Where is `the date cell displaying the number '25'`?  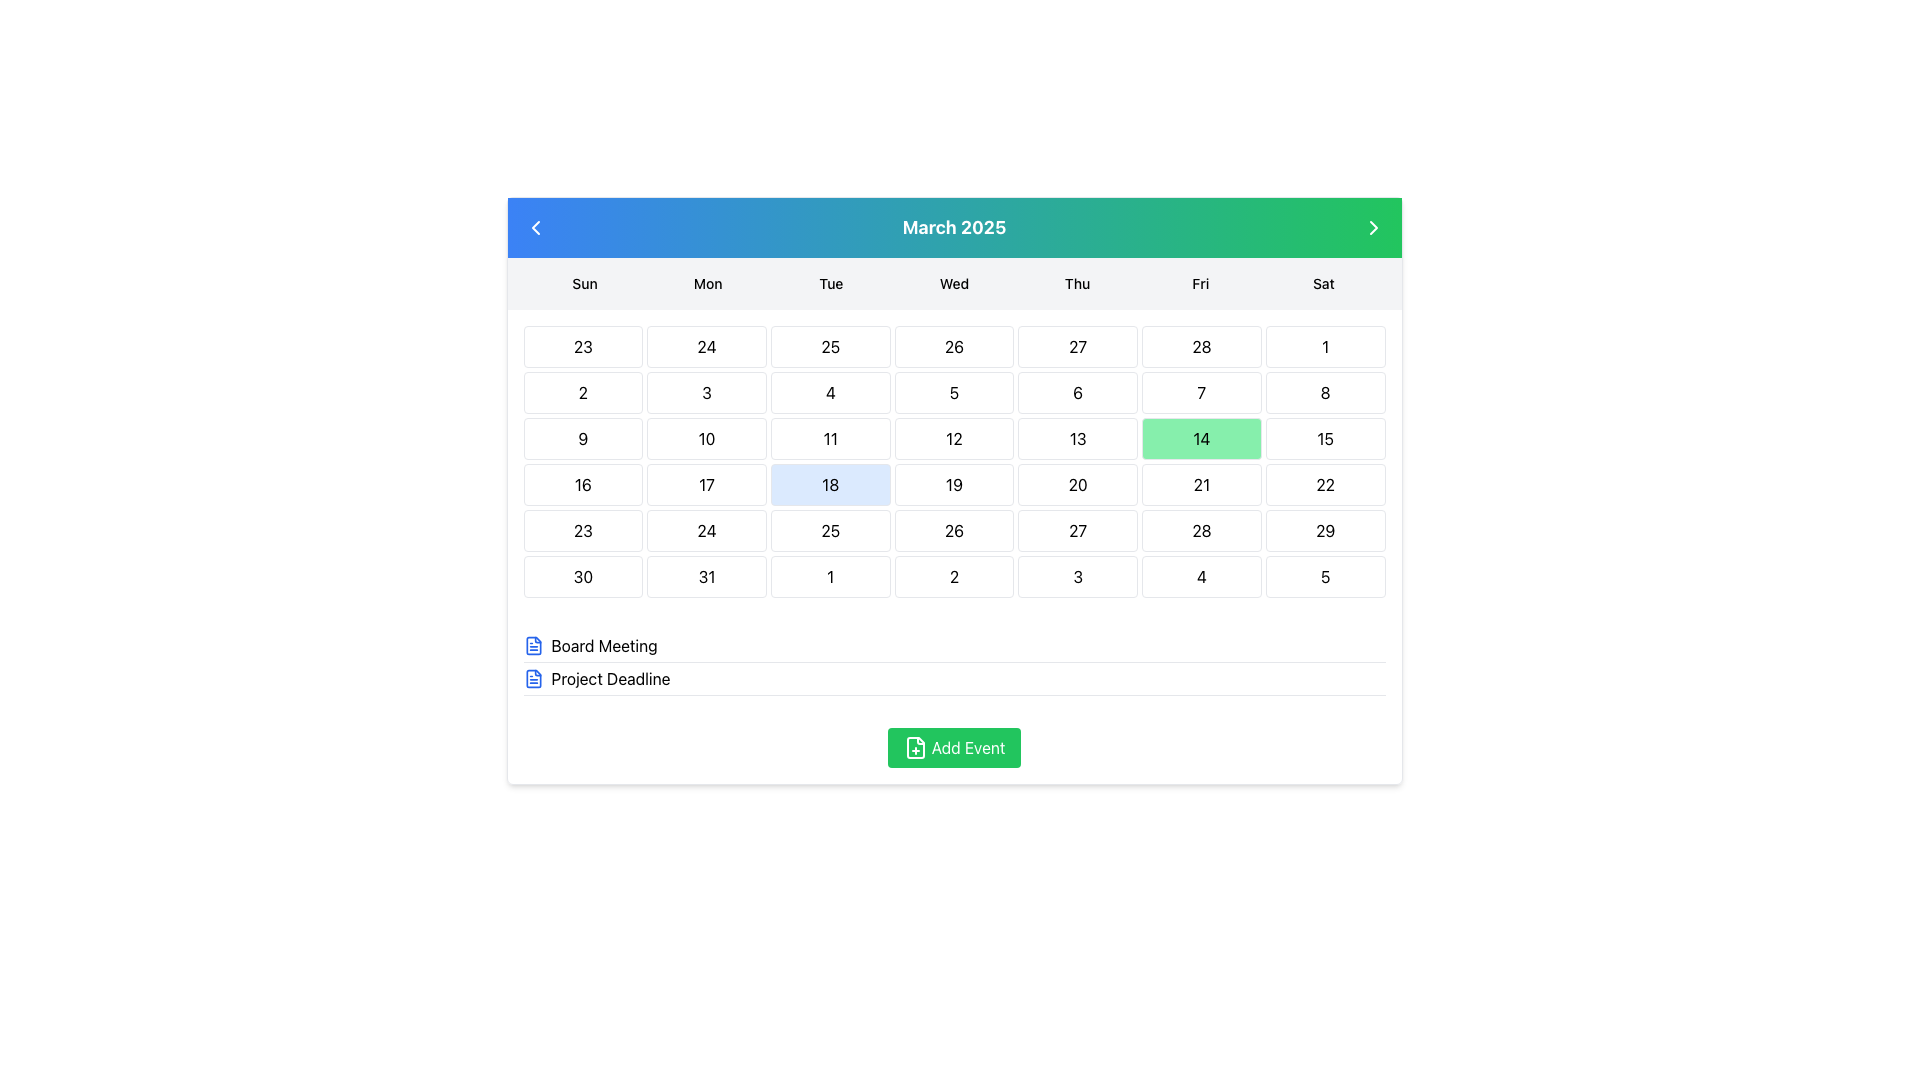
the date cell displaying the number '25' is located at coordinates (830, 346).